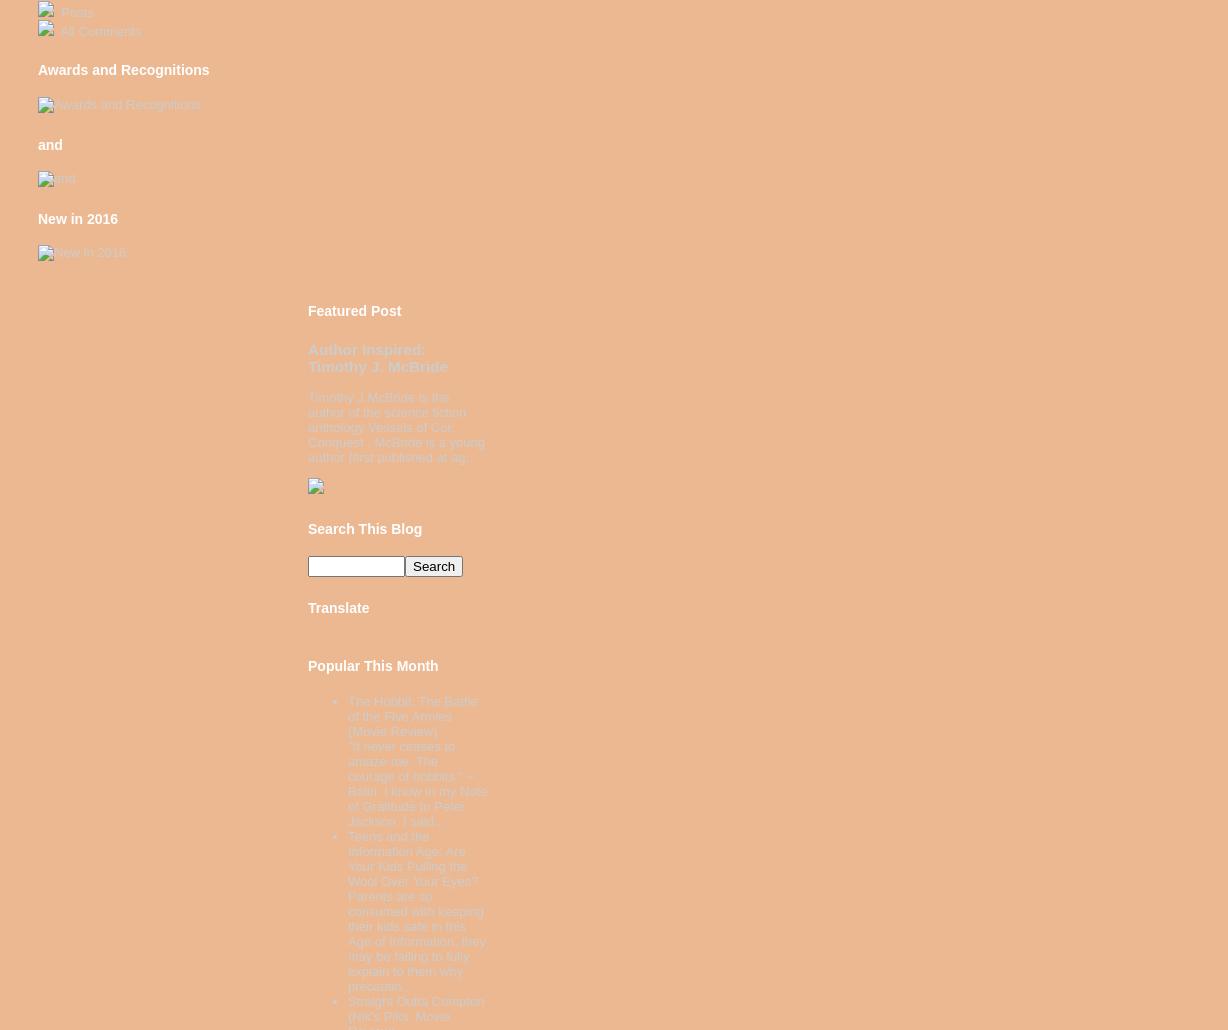 Image resolution: width=1228 pixels, height=1030 pixels. Describe the element at coordinates (364, 527) in the screenshot. I see `'Search This Blog'` at that location.